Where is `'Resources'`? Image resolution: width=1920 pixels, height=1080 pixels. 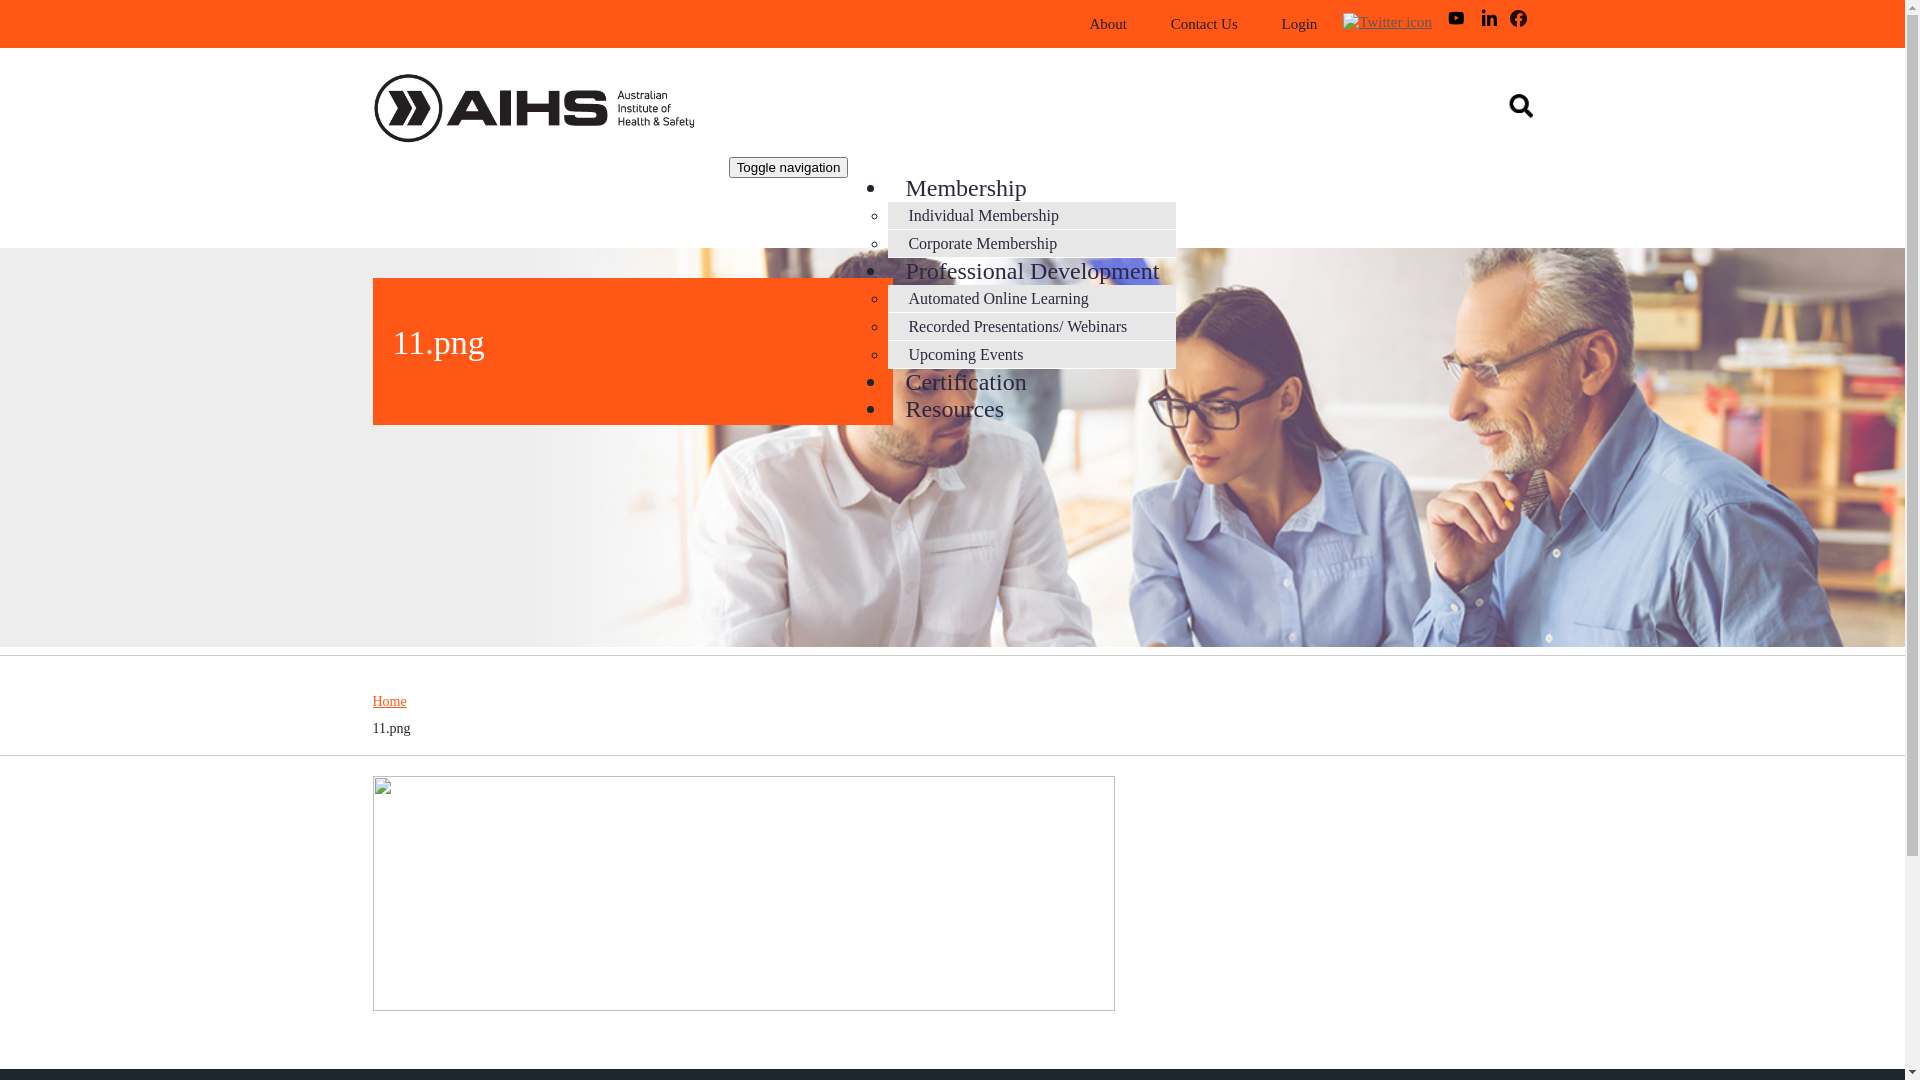
'Resources' is located at coordinates (953, 407).